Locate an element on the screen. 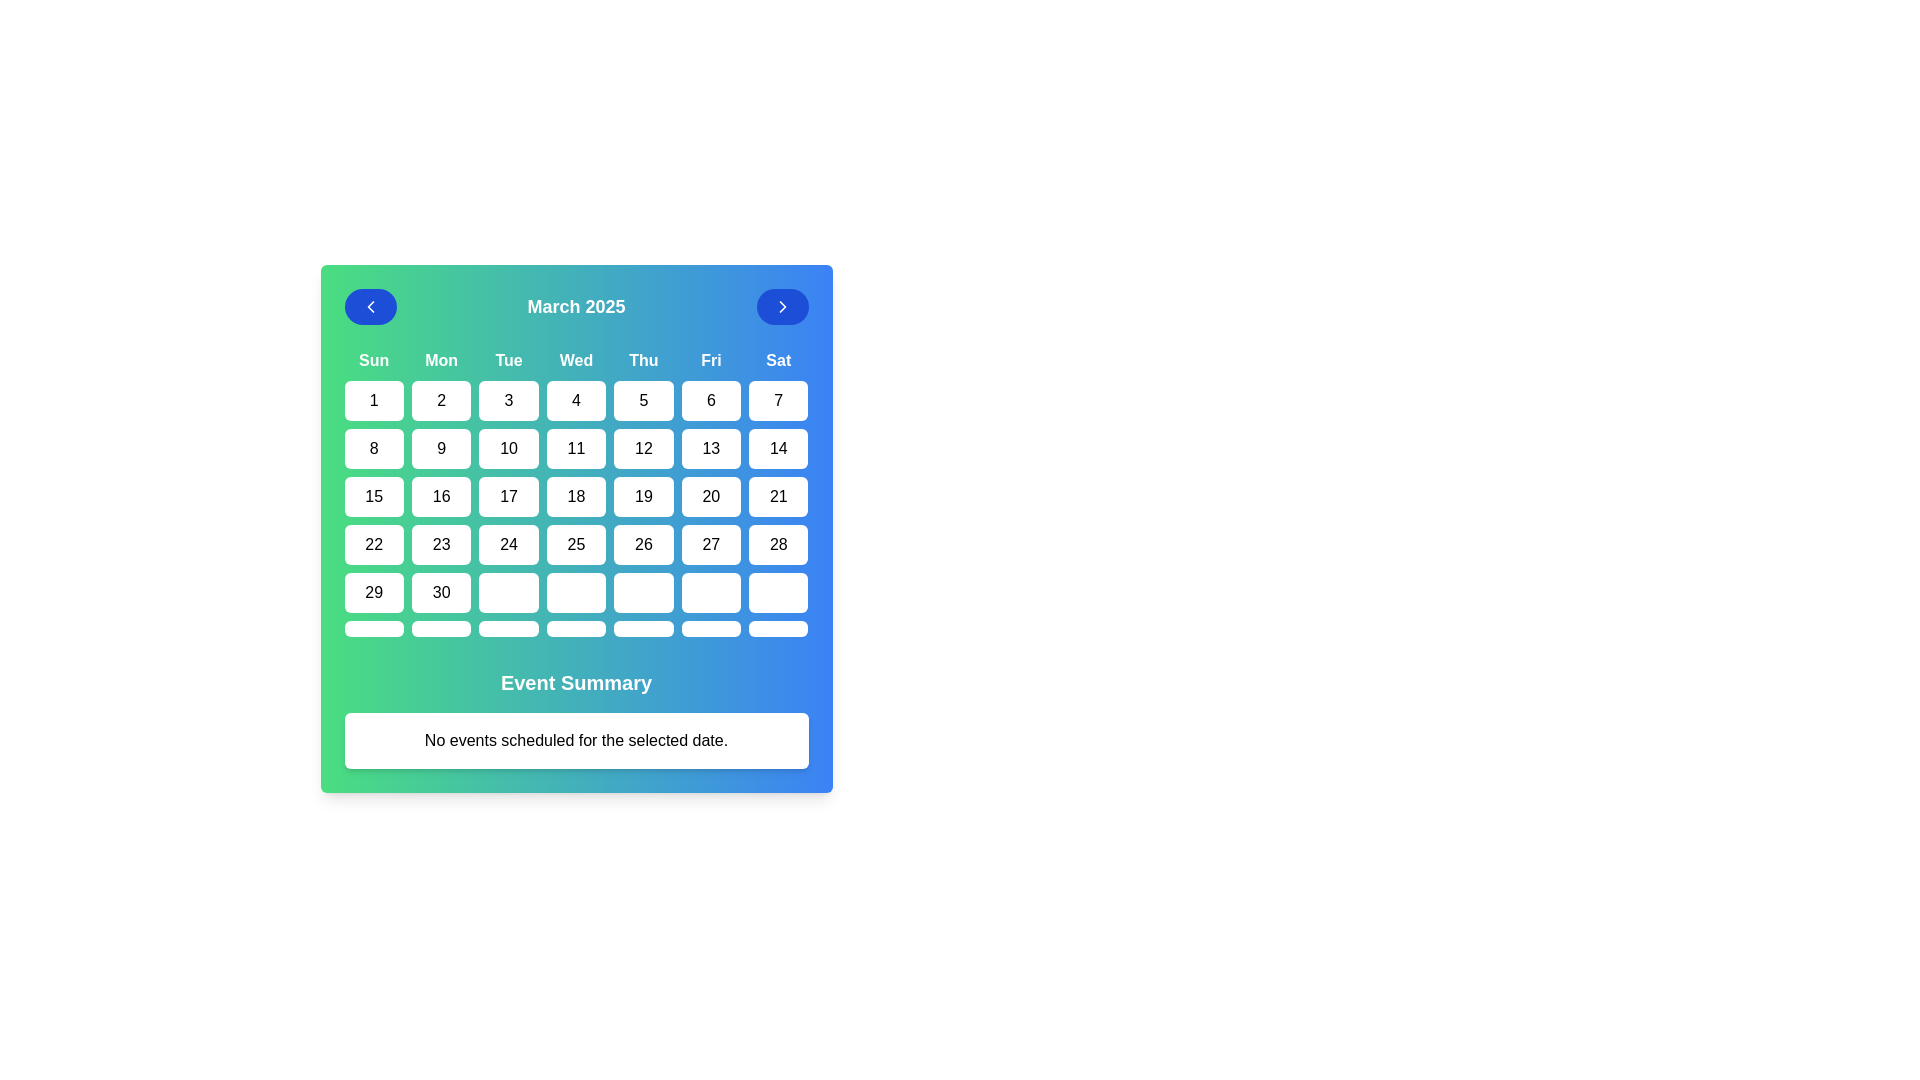 The height and width of the screenshot is (1080, 1920). the button that navigates to the next month in the calendar, located at the right edge of the header next to 'March 2025' is located at coordinates (781, 307).